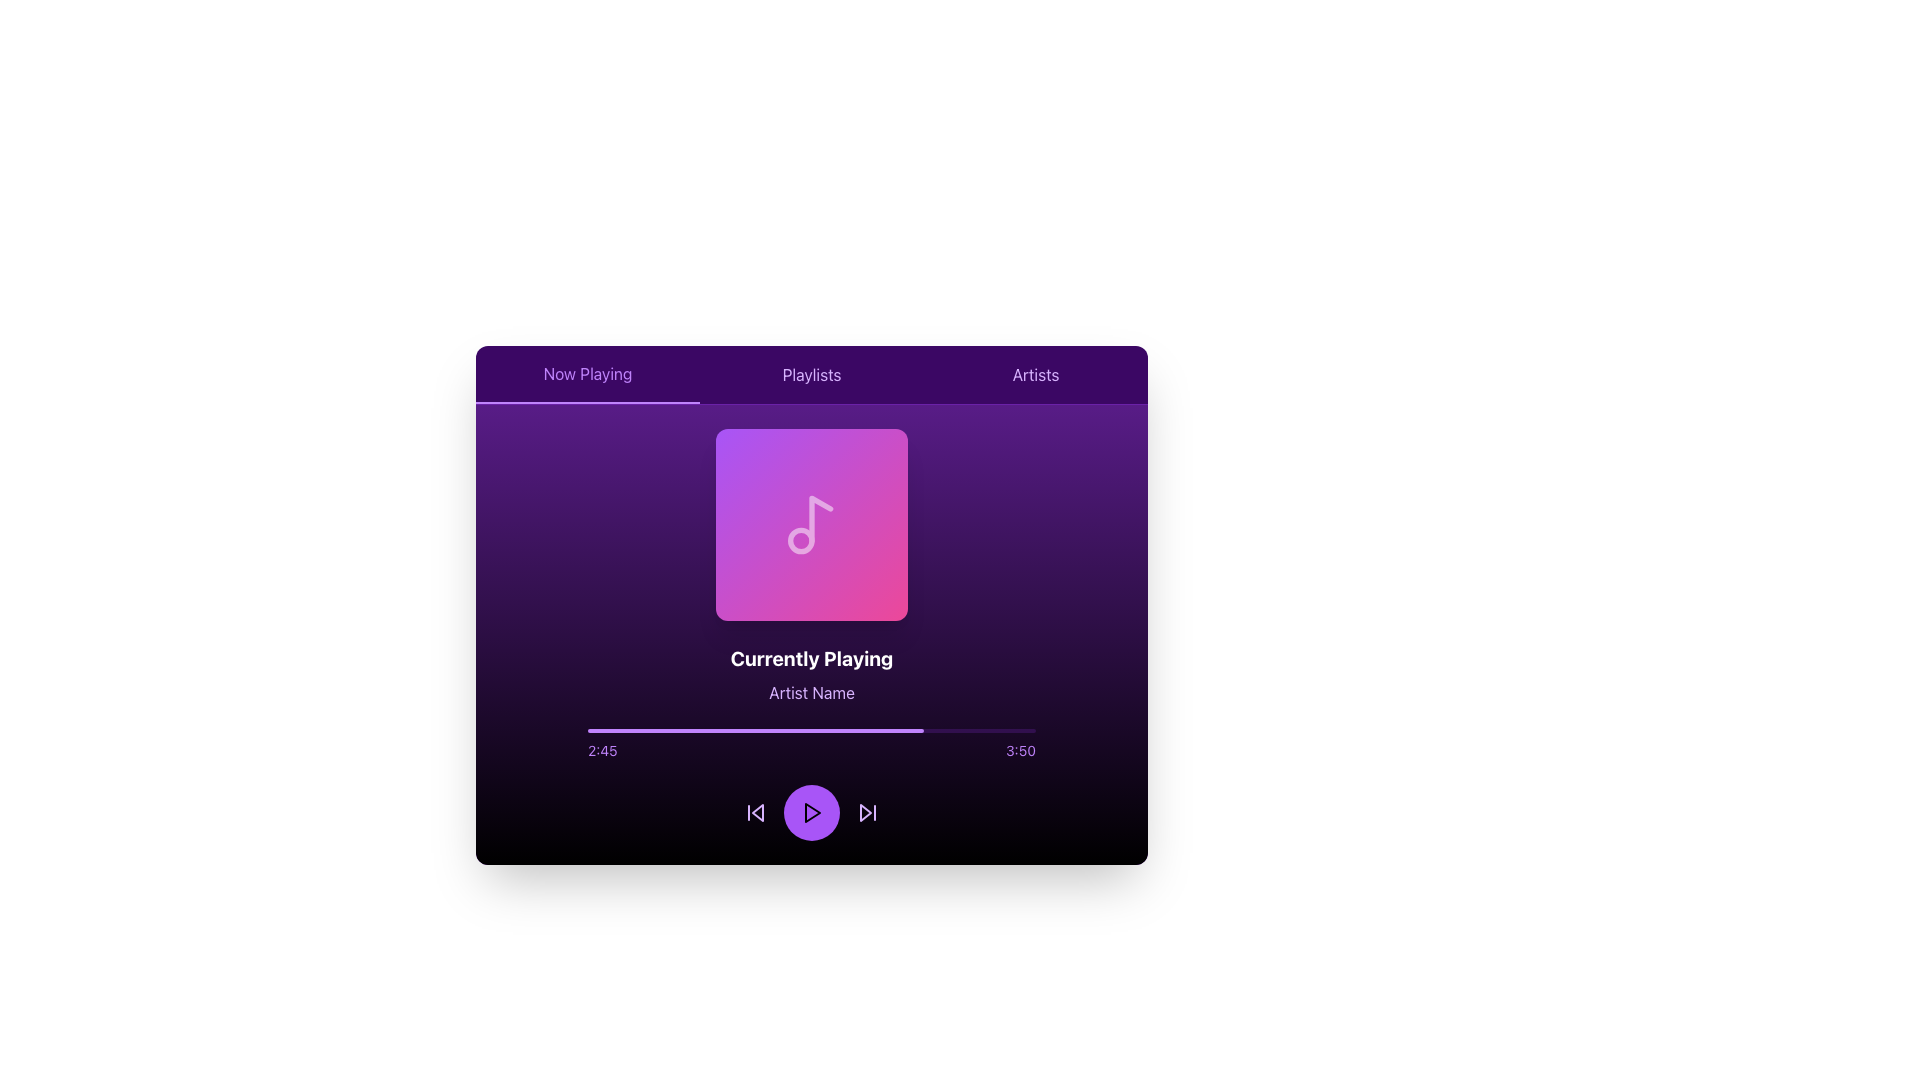 The image size is (1920, 1080). I want to click on the pink circular shape within the SVG graphic of the musical note icon located at the bottom-left section of the music player interface, so click(801, 540).